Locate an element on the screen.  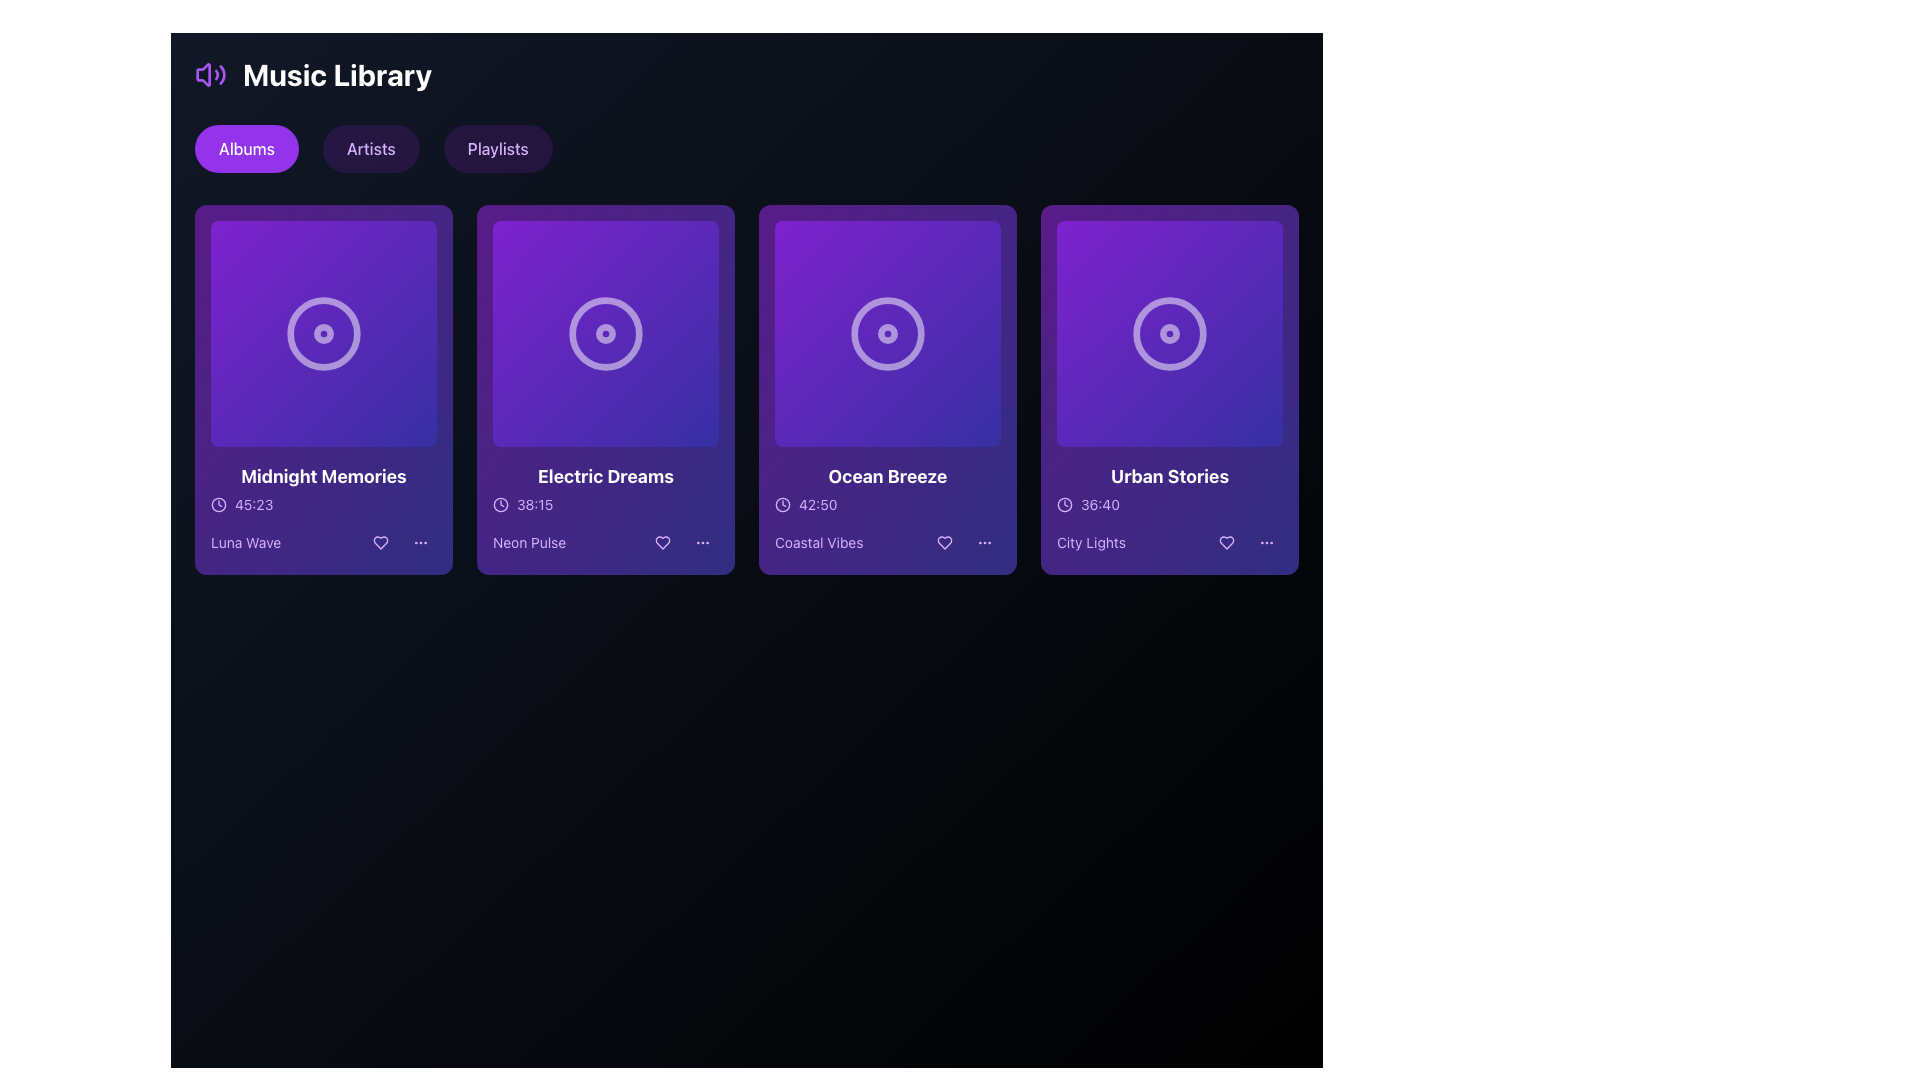
the button with three horizontal dots in an ellipsis format, located in the lower-right corner of the 'Midnight Memories' album box is located at coordinates (420, 543).